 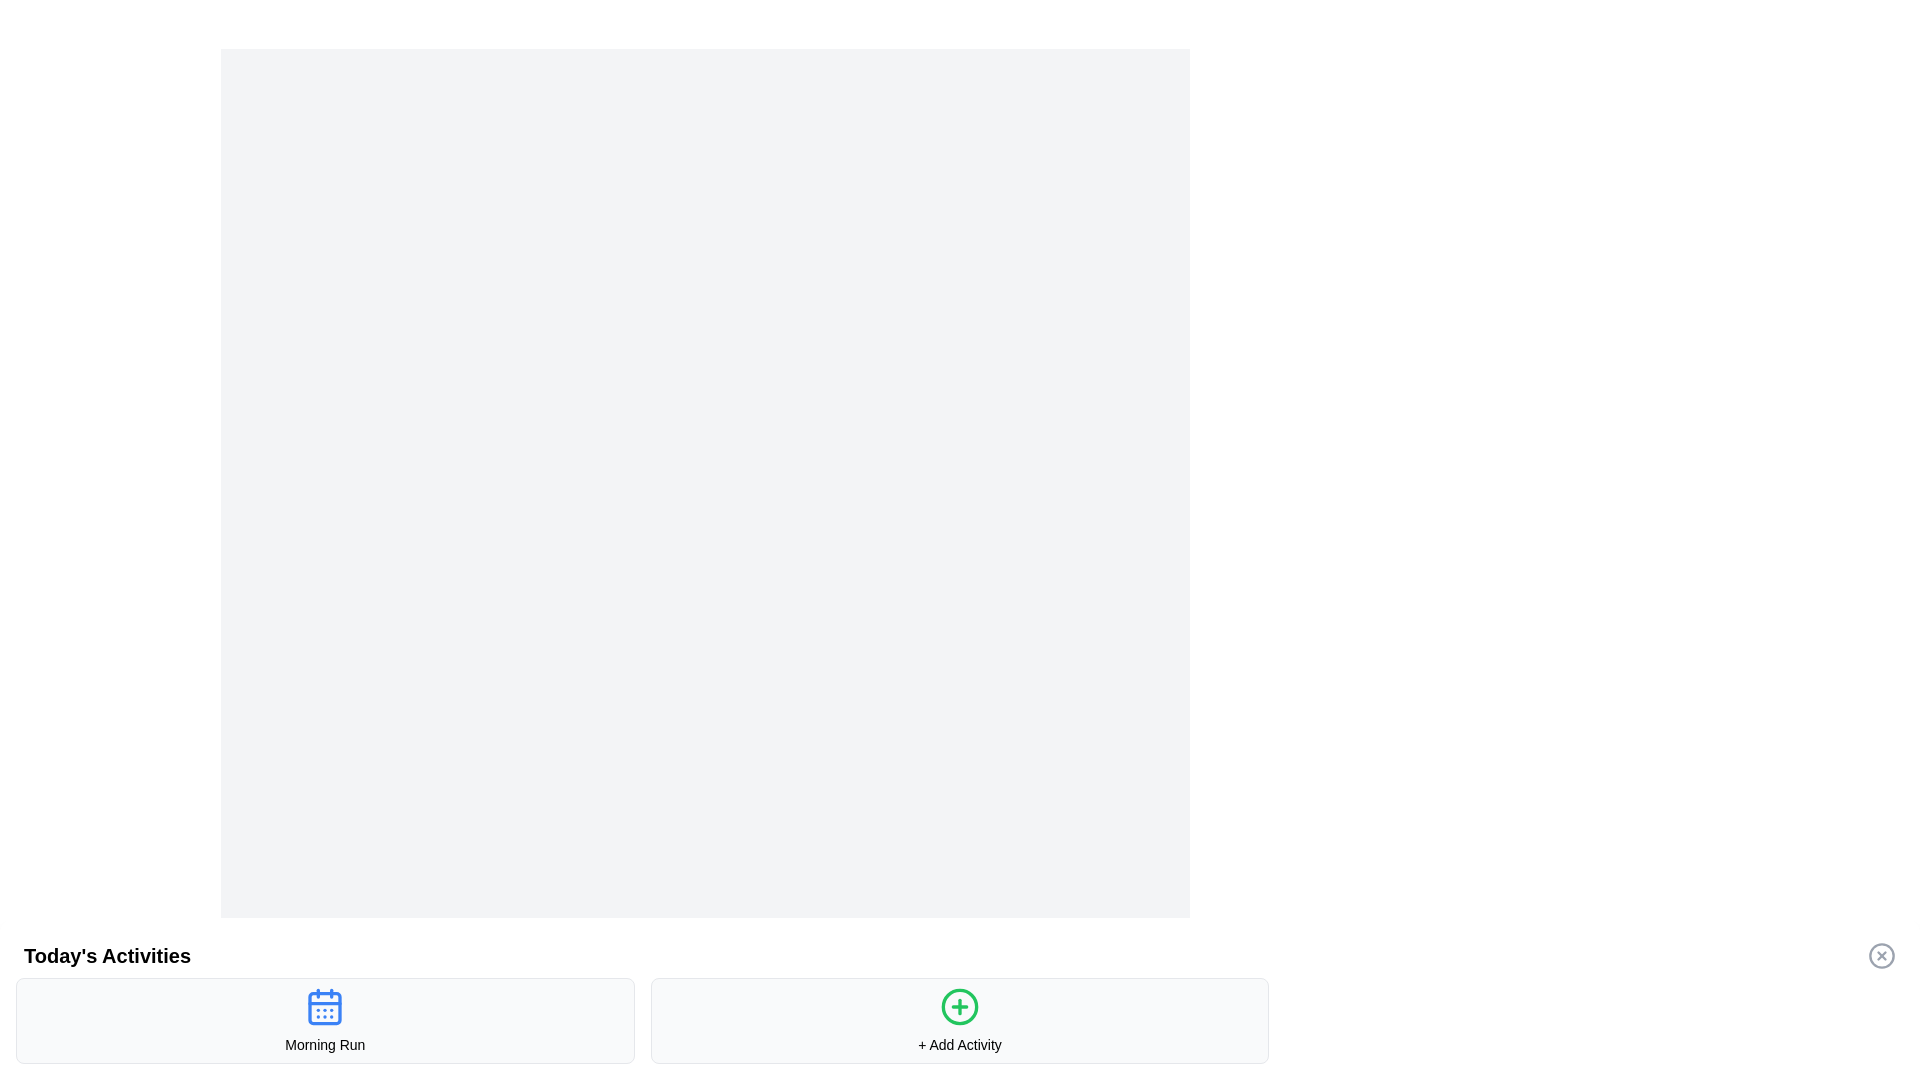 What do you see at coordinates (960, 1006) in the screenshot?
I see `the circular green outlined icon button with a green plus sign in the center` at bounding box center [960, 1006].